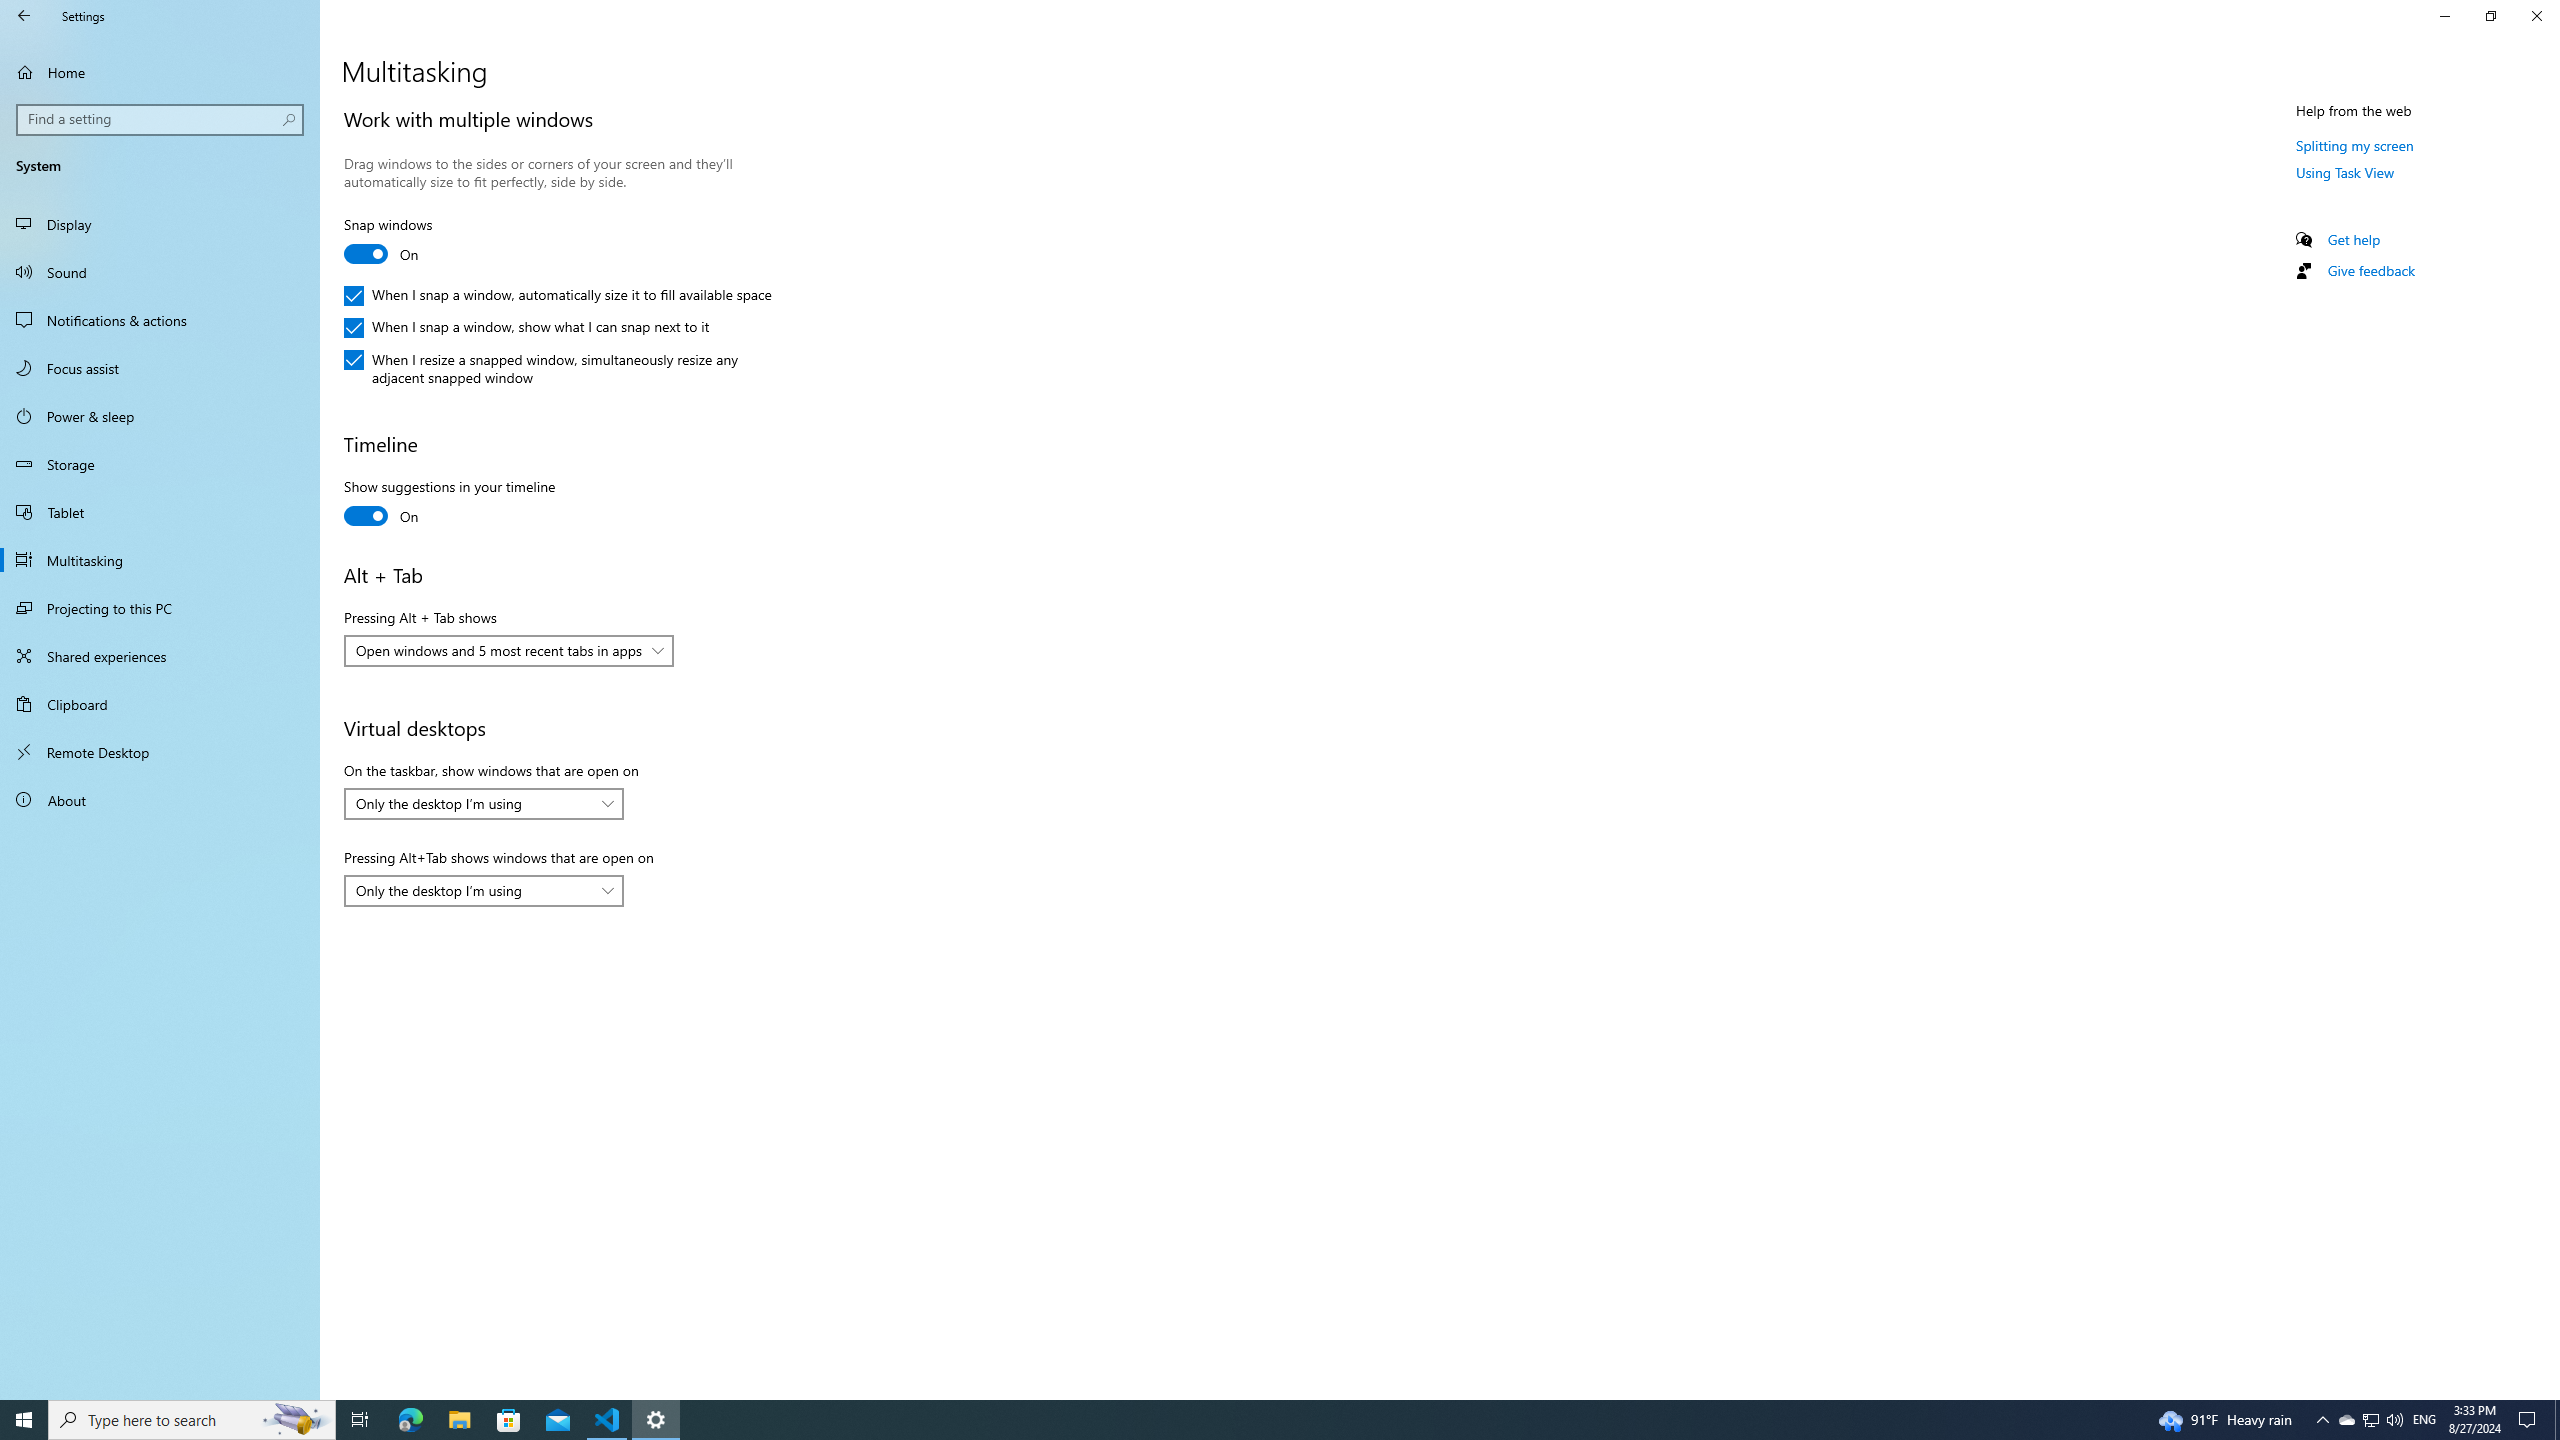 This screenshot has height=1440, width=2560. I want to click on 'File Explorer', so click(458, 1418).